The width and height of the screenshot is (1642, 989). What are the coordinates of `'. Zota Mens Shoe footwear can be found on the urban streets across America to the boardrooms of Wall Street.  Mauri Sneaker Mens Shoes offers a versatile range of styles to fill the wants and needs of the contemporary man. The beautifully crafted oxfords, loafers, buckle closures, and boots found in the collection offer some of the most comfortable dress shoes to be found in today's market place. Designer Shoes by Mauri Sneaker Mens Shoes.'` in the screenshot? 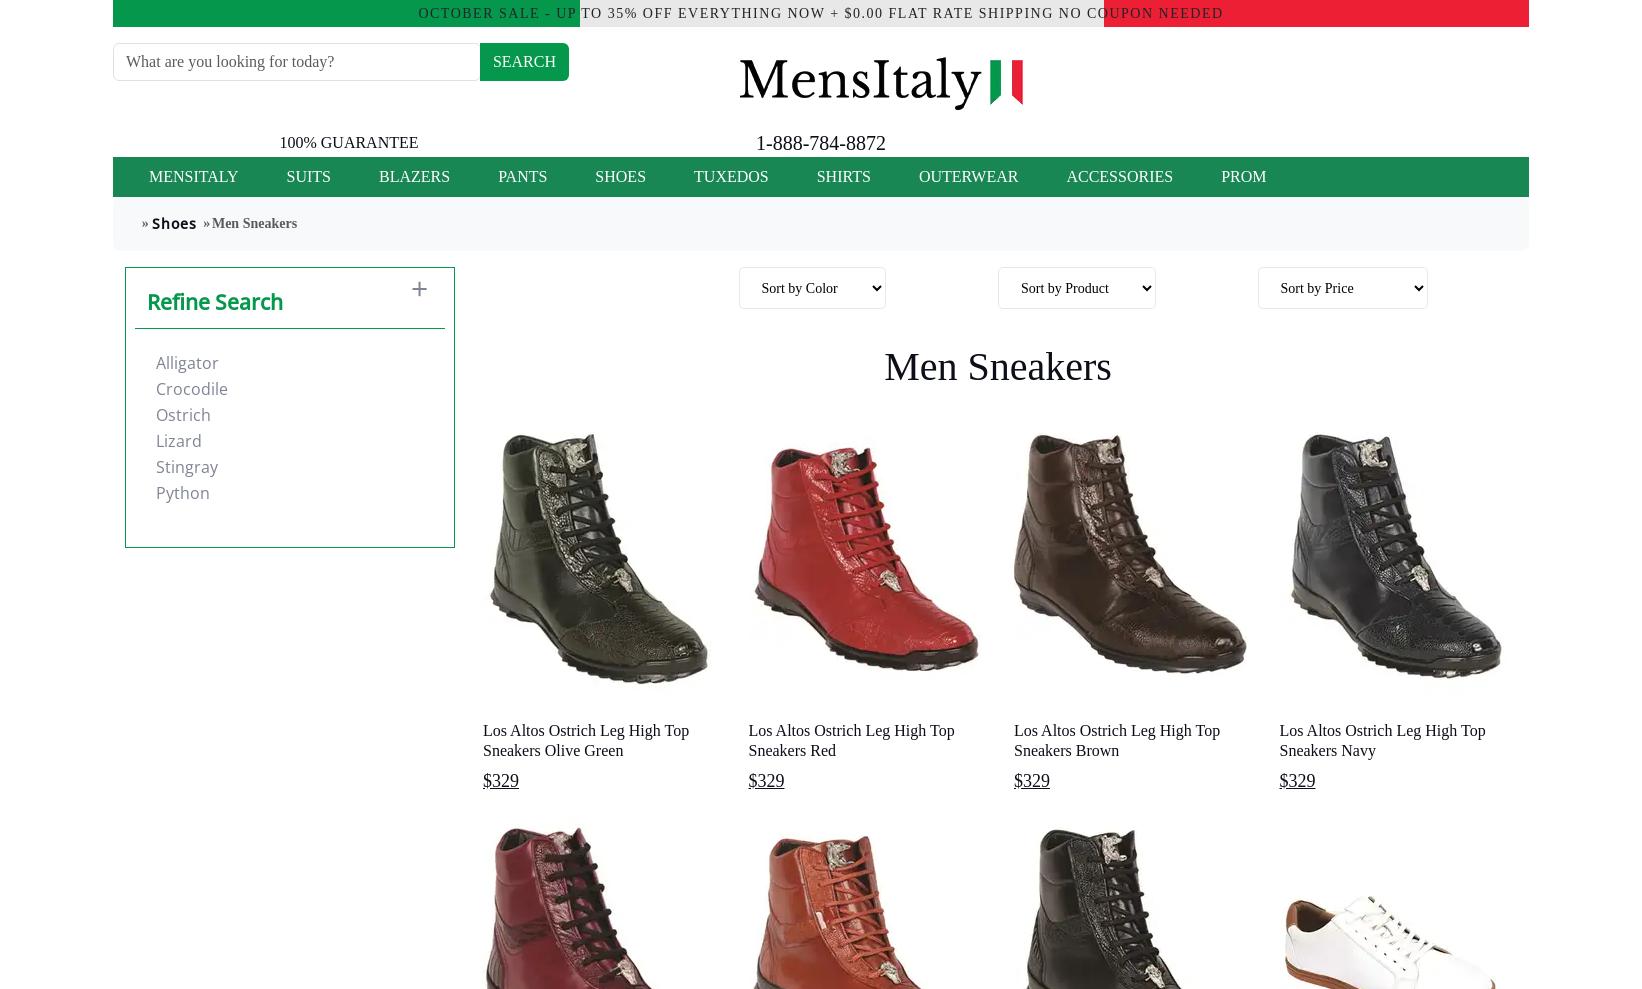 It's located at (1068, 887).